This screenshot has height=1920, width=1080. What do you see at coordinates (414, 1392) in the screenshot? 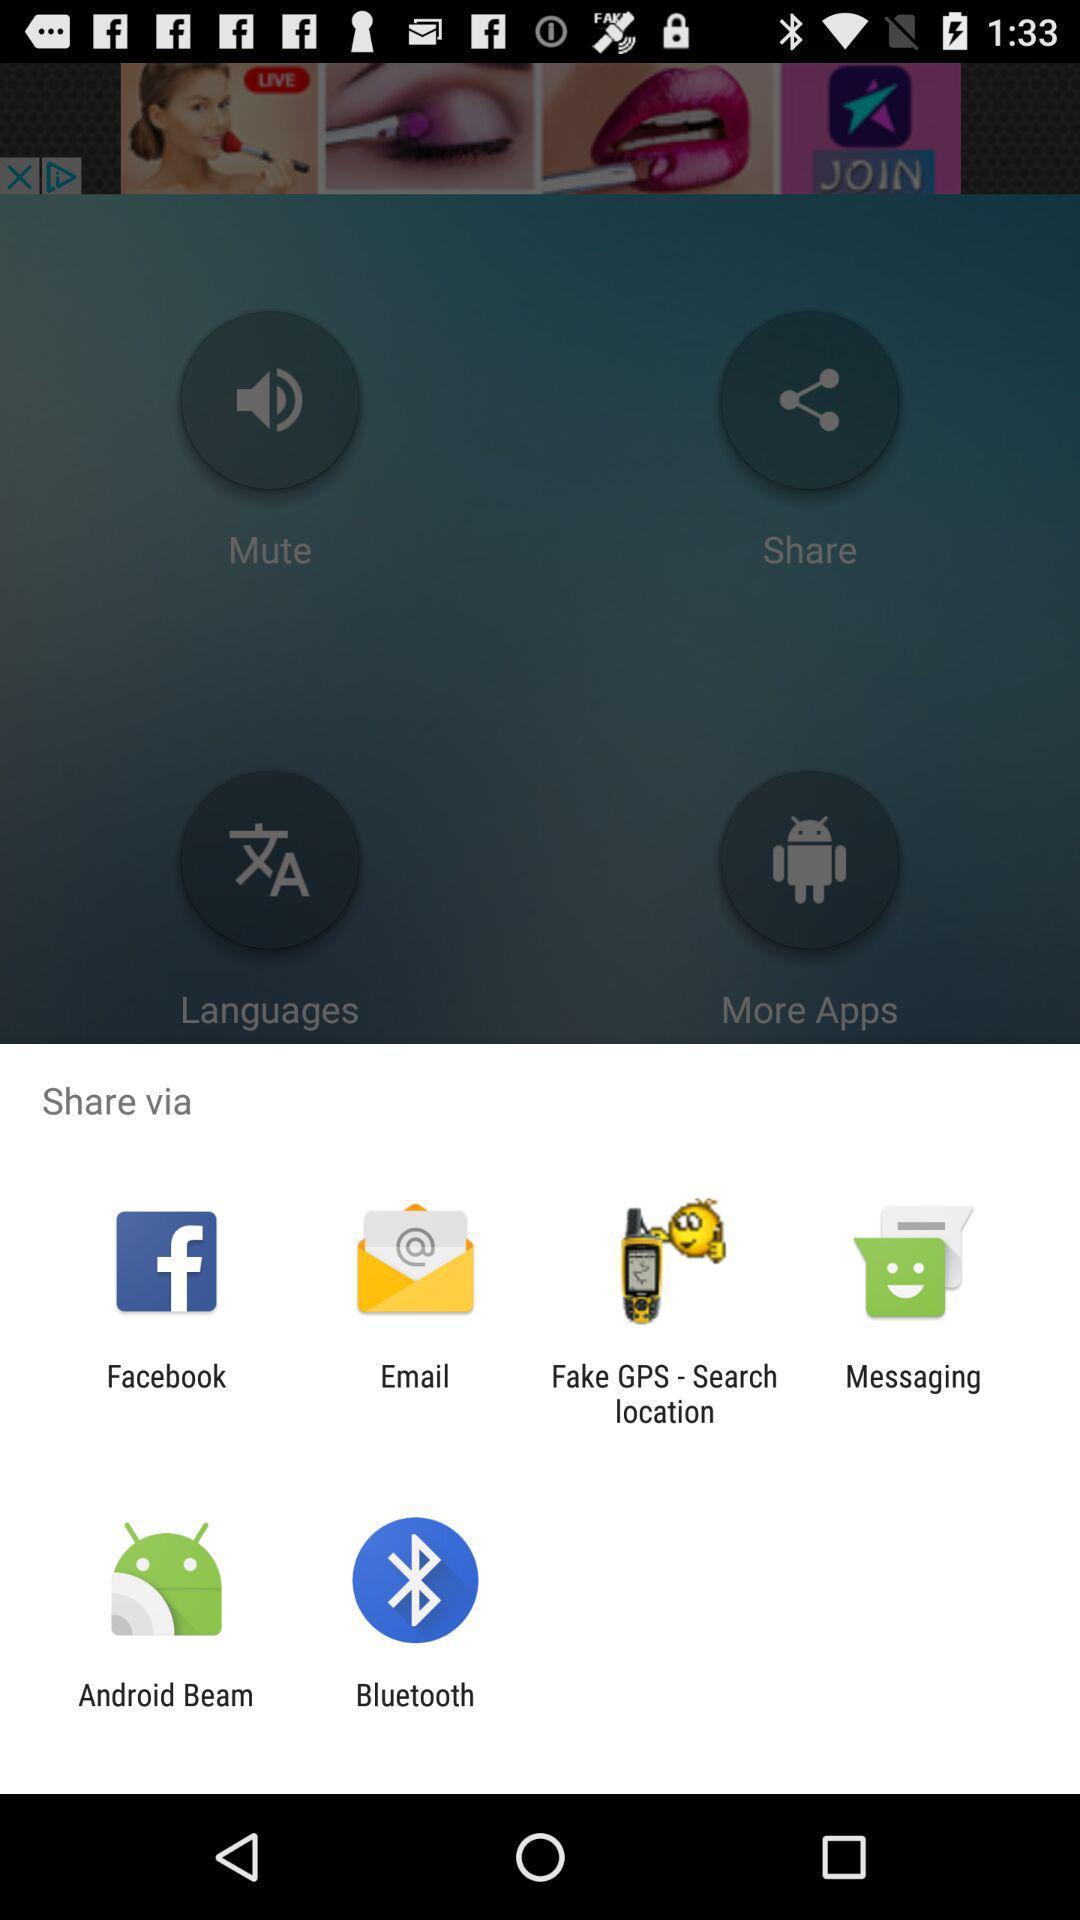
I see `app next to the fake gps search icon` at bounding box center [414, 1392].